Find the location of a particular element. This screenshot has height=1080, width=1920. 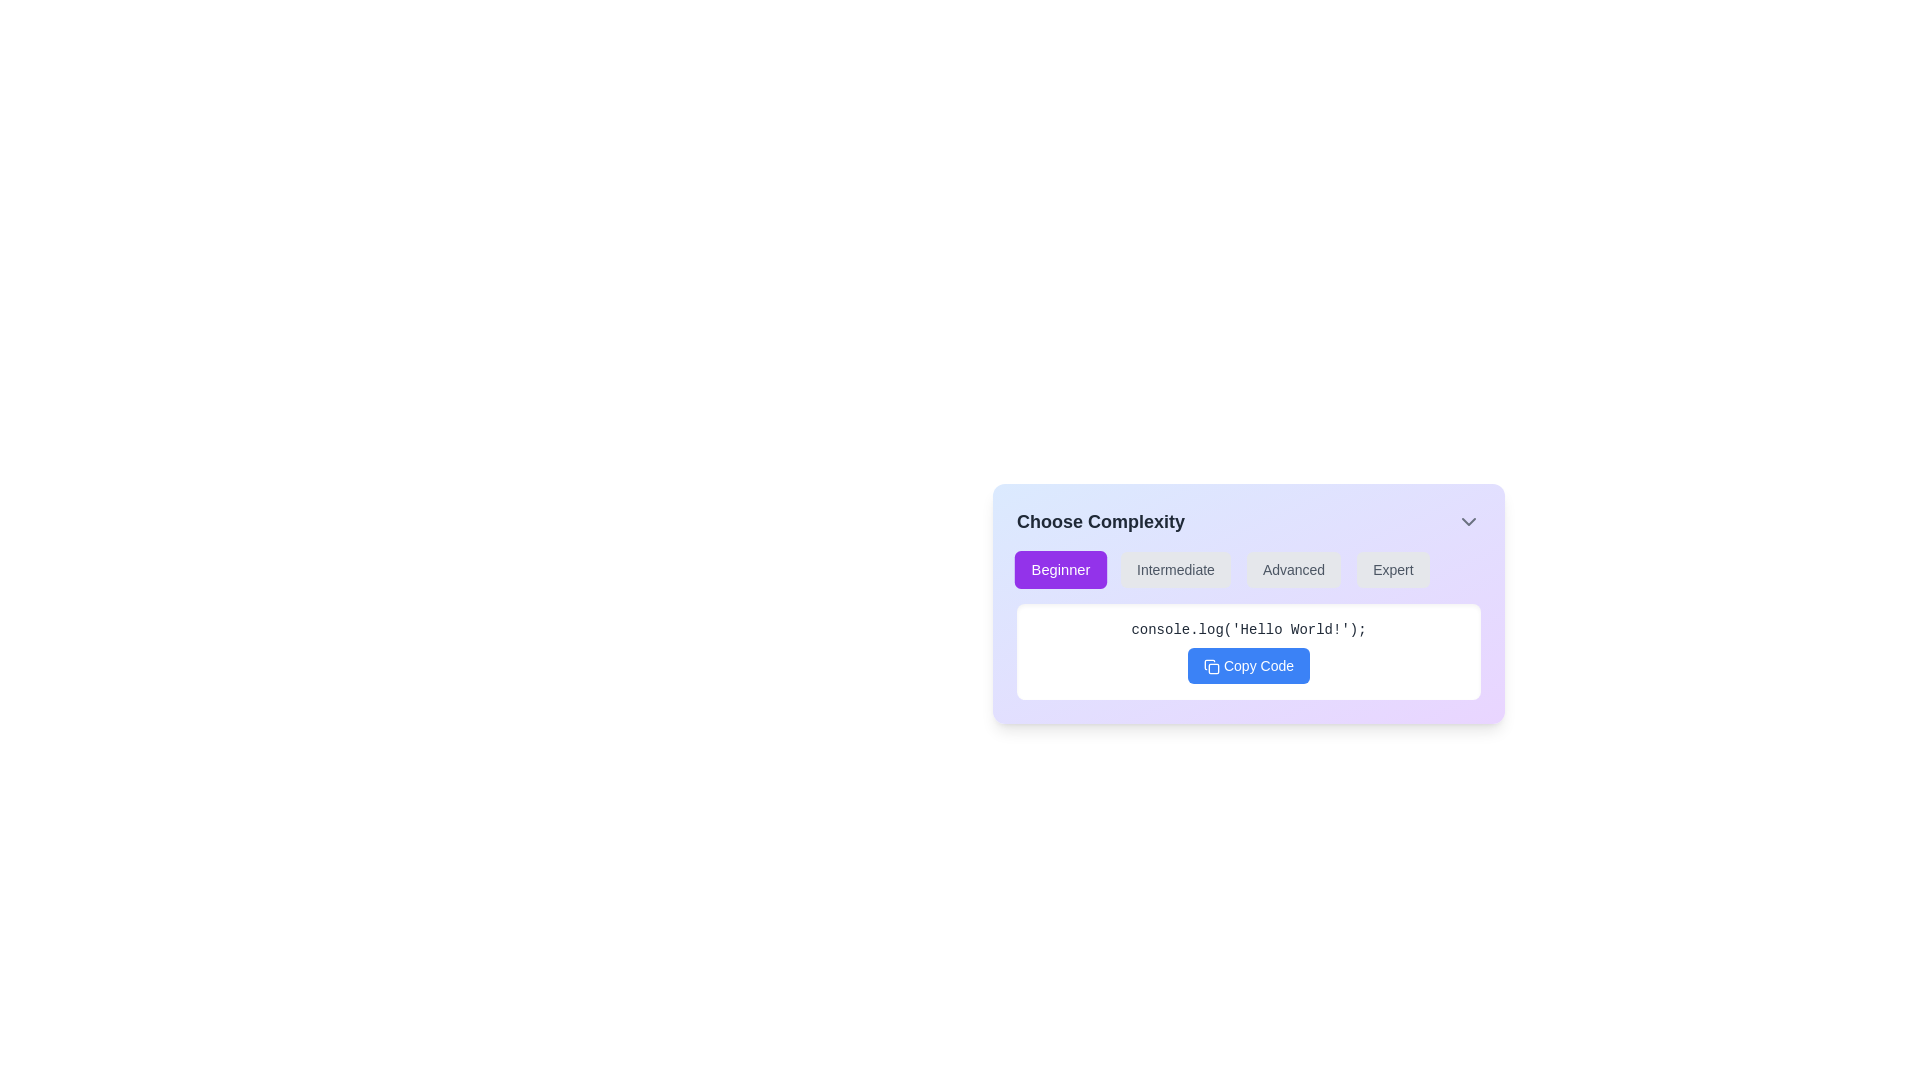

the small downward-pointing chevron icon located in the upper-right corner of the 'Choose Complexity' section is located at coordinates (1468, 520).